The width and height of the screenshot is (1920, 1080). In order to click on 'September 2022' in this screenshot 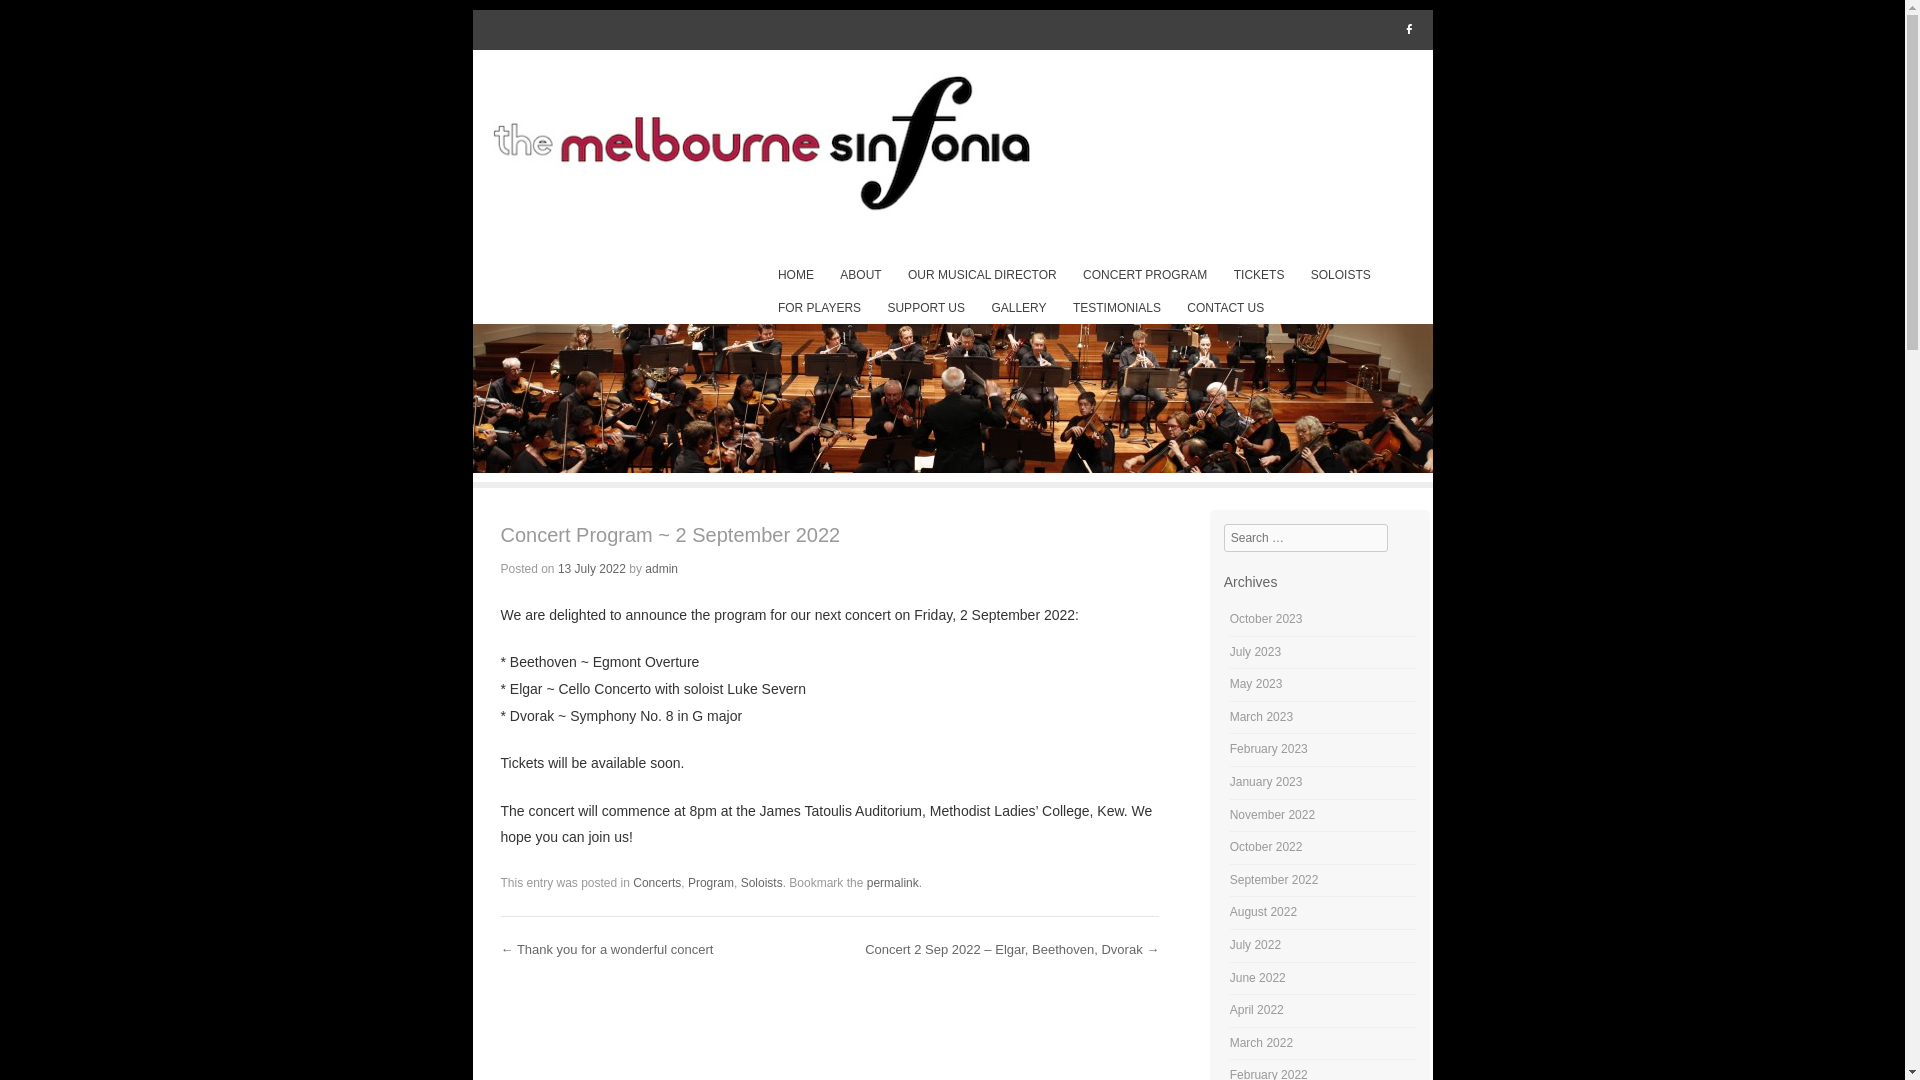, I will do `click(1228, 878)`.